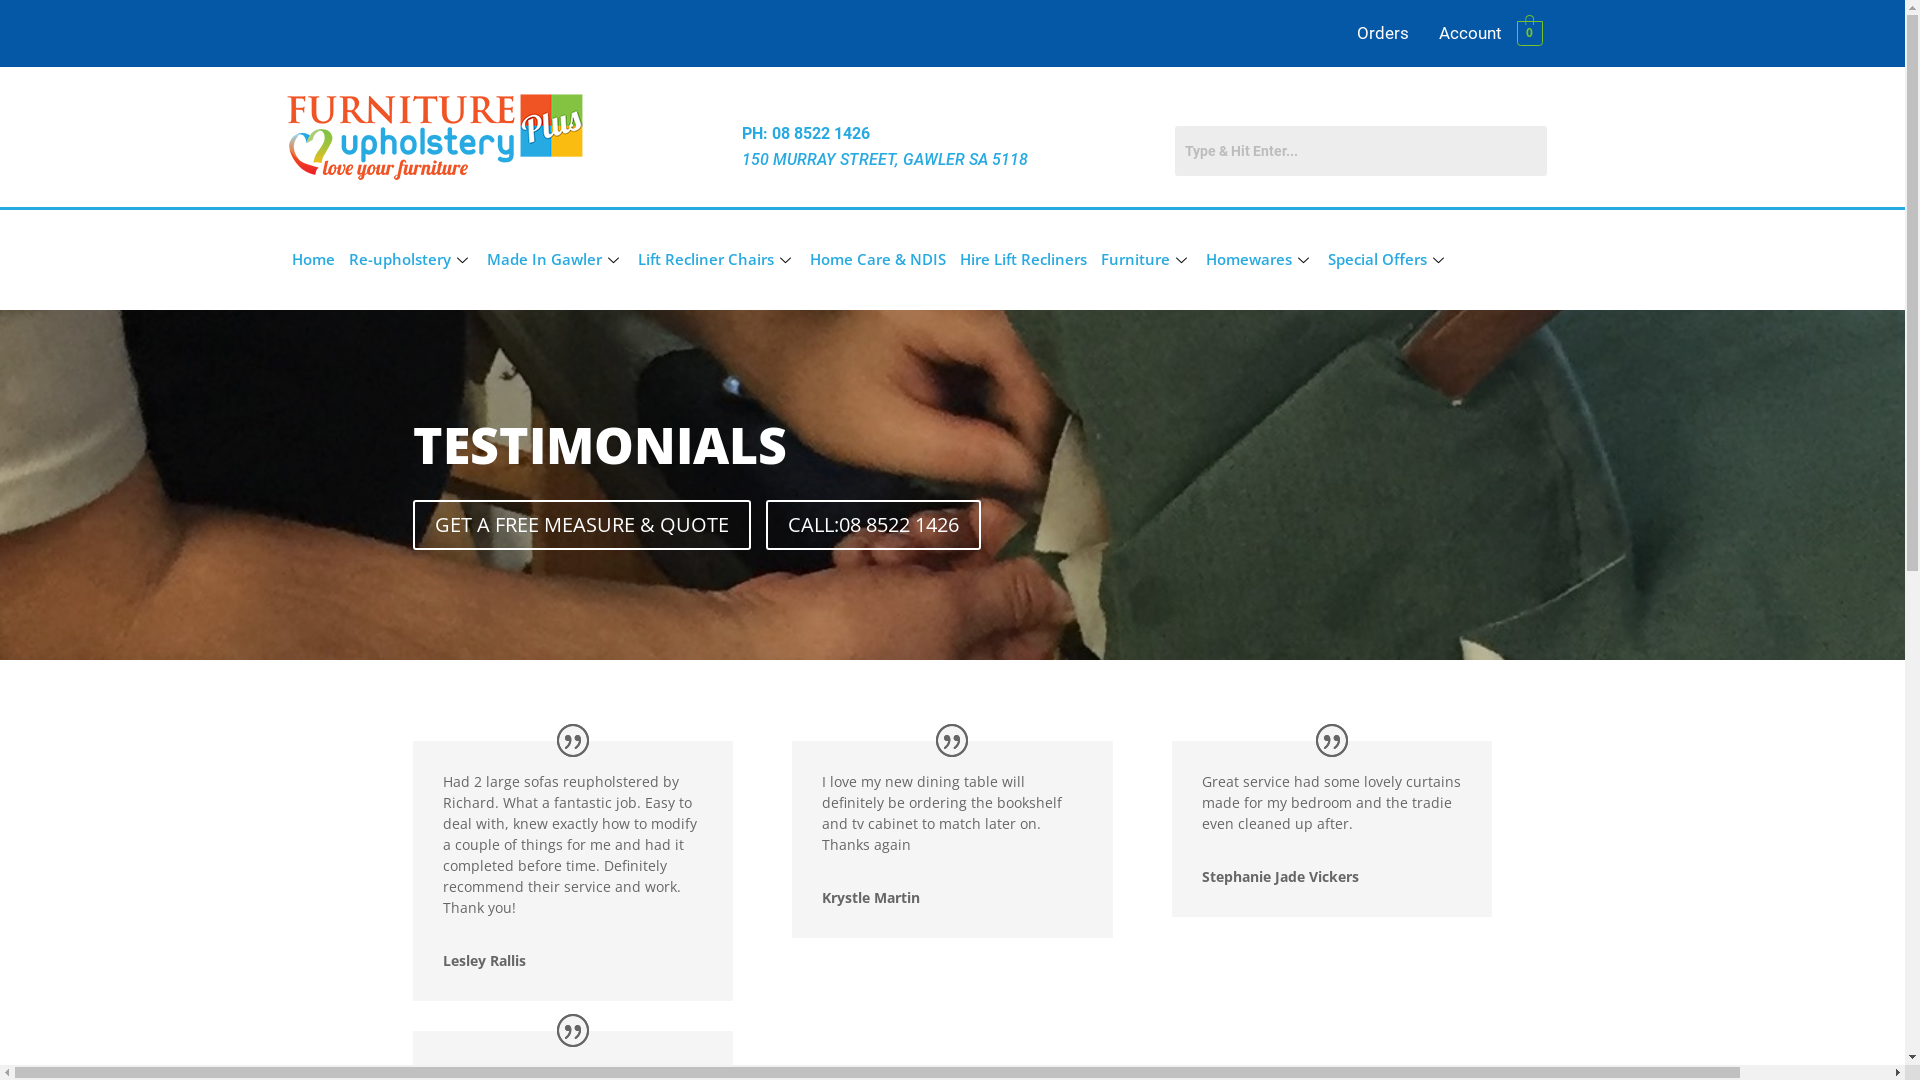 The image size is (1920, 1080). I want to click on 'Home Care & NDIS', so click(877, 258).